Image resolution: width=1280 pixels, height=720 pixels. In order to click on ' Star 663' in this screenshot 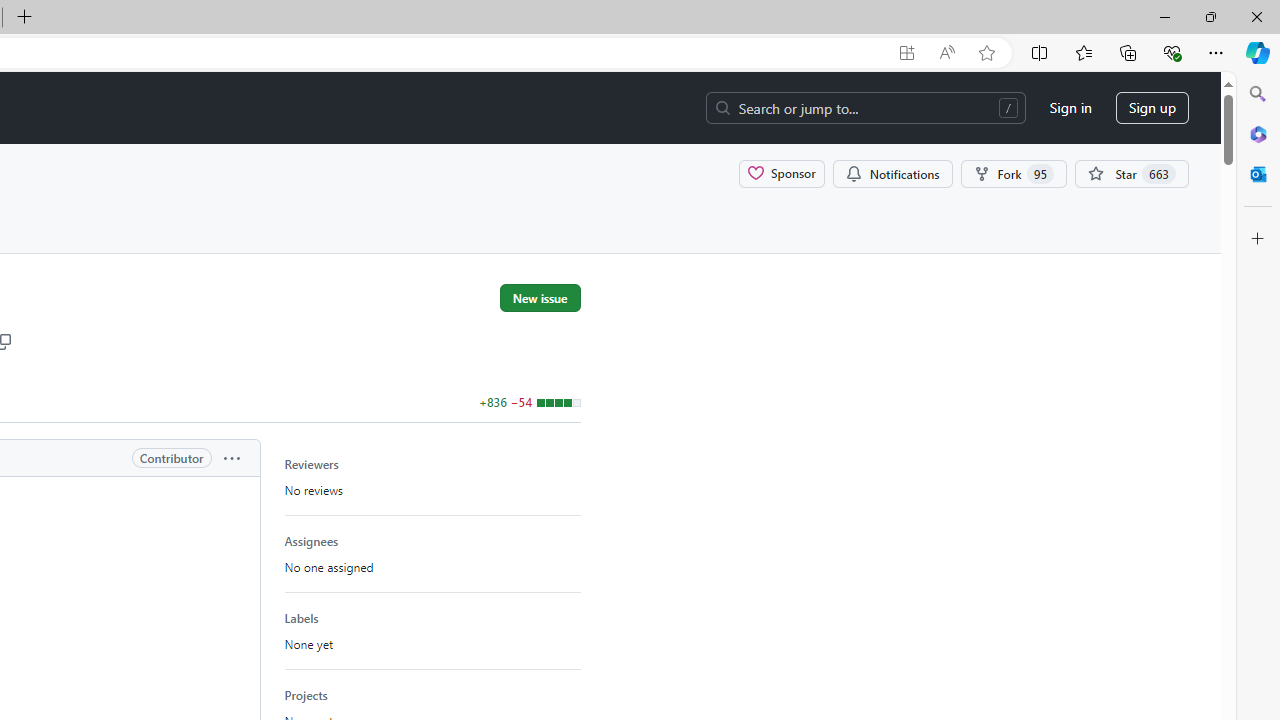, I will do `click(1132, 172)`.